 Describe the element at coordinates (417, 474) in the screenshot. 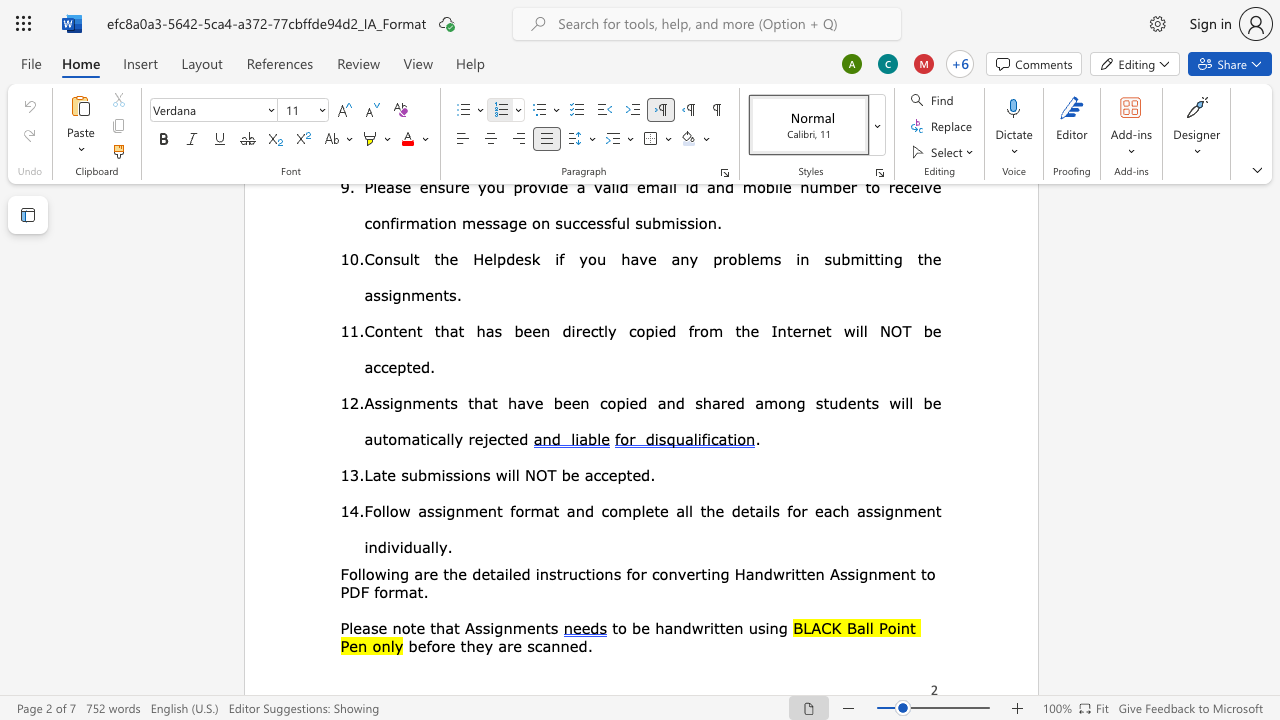

I see `the space between the continuous character "u" and "b" in the text` at that location.